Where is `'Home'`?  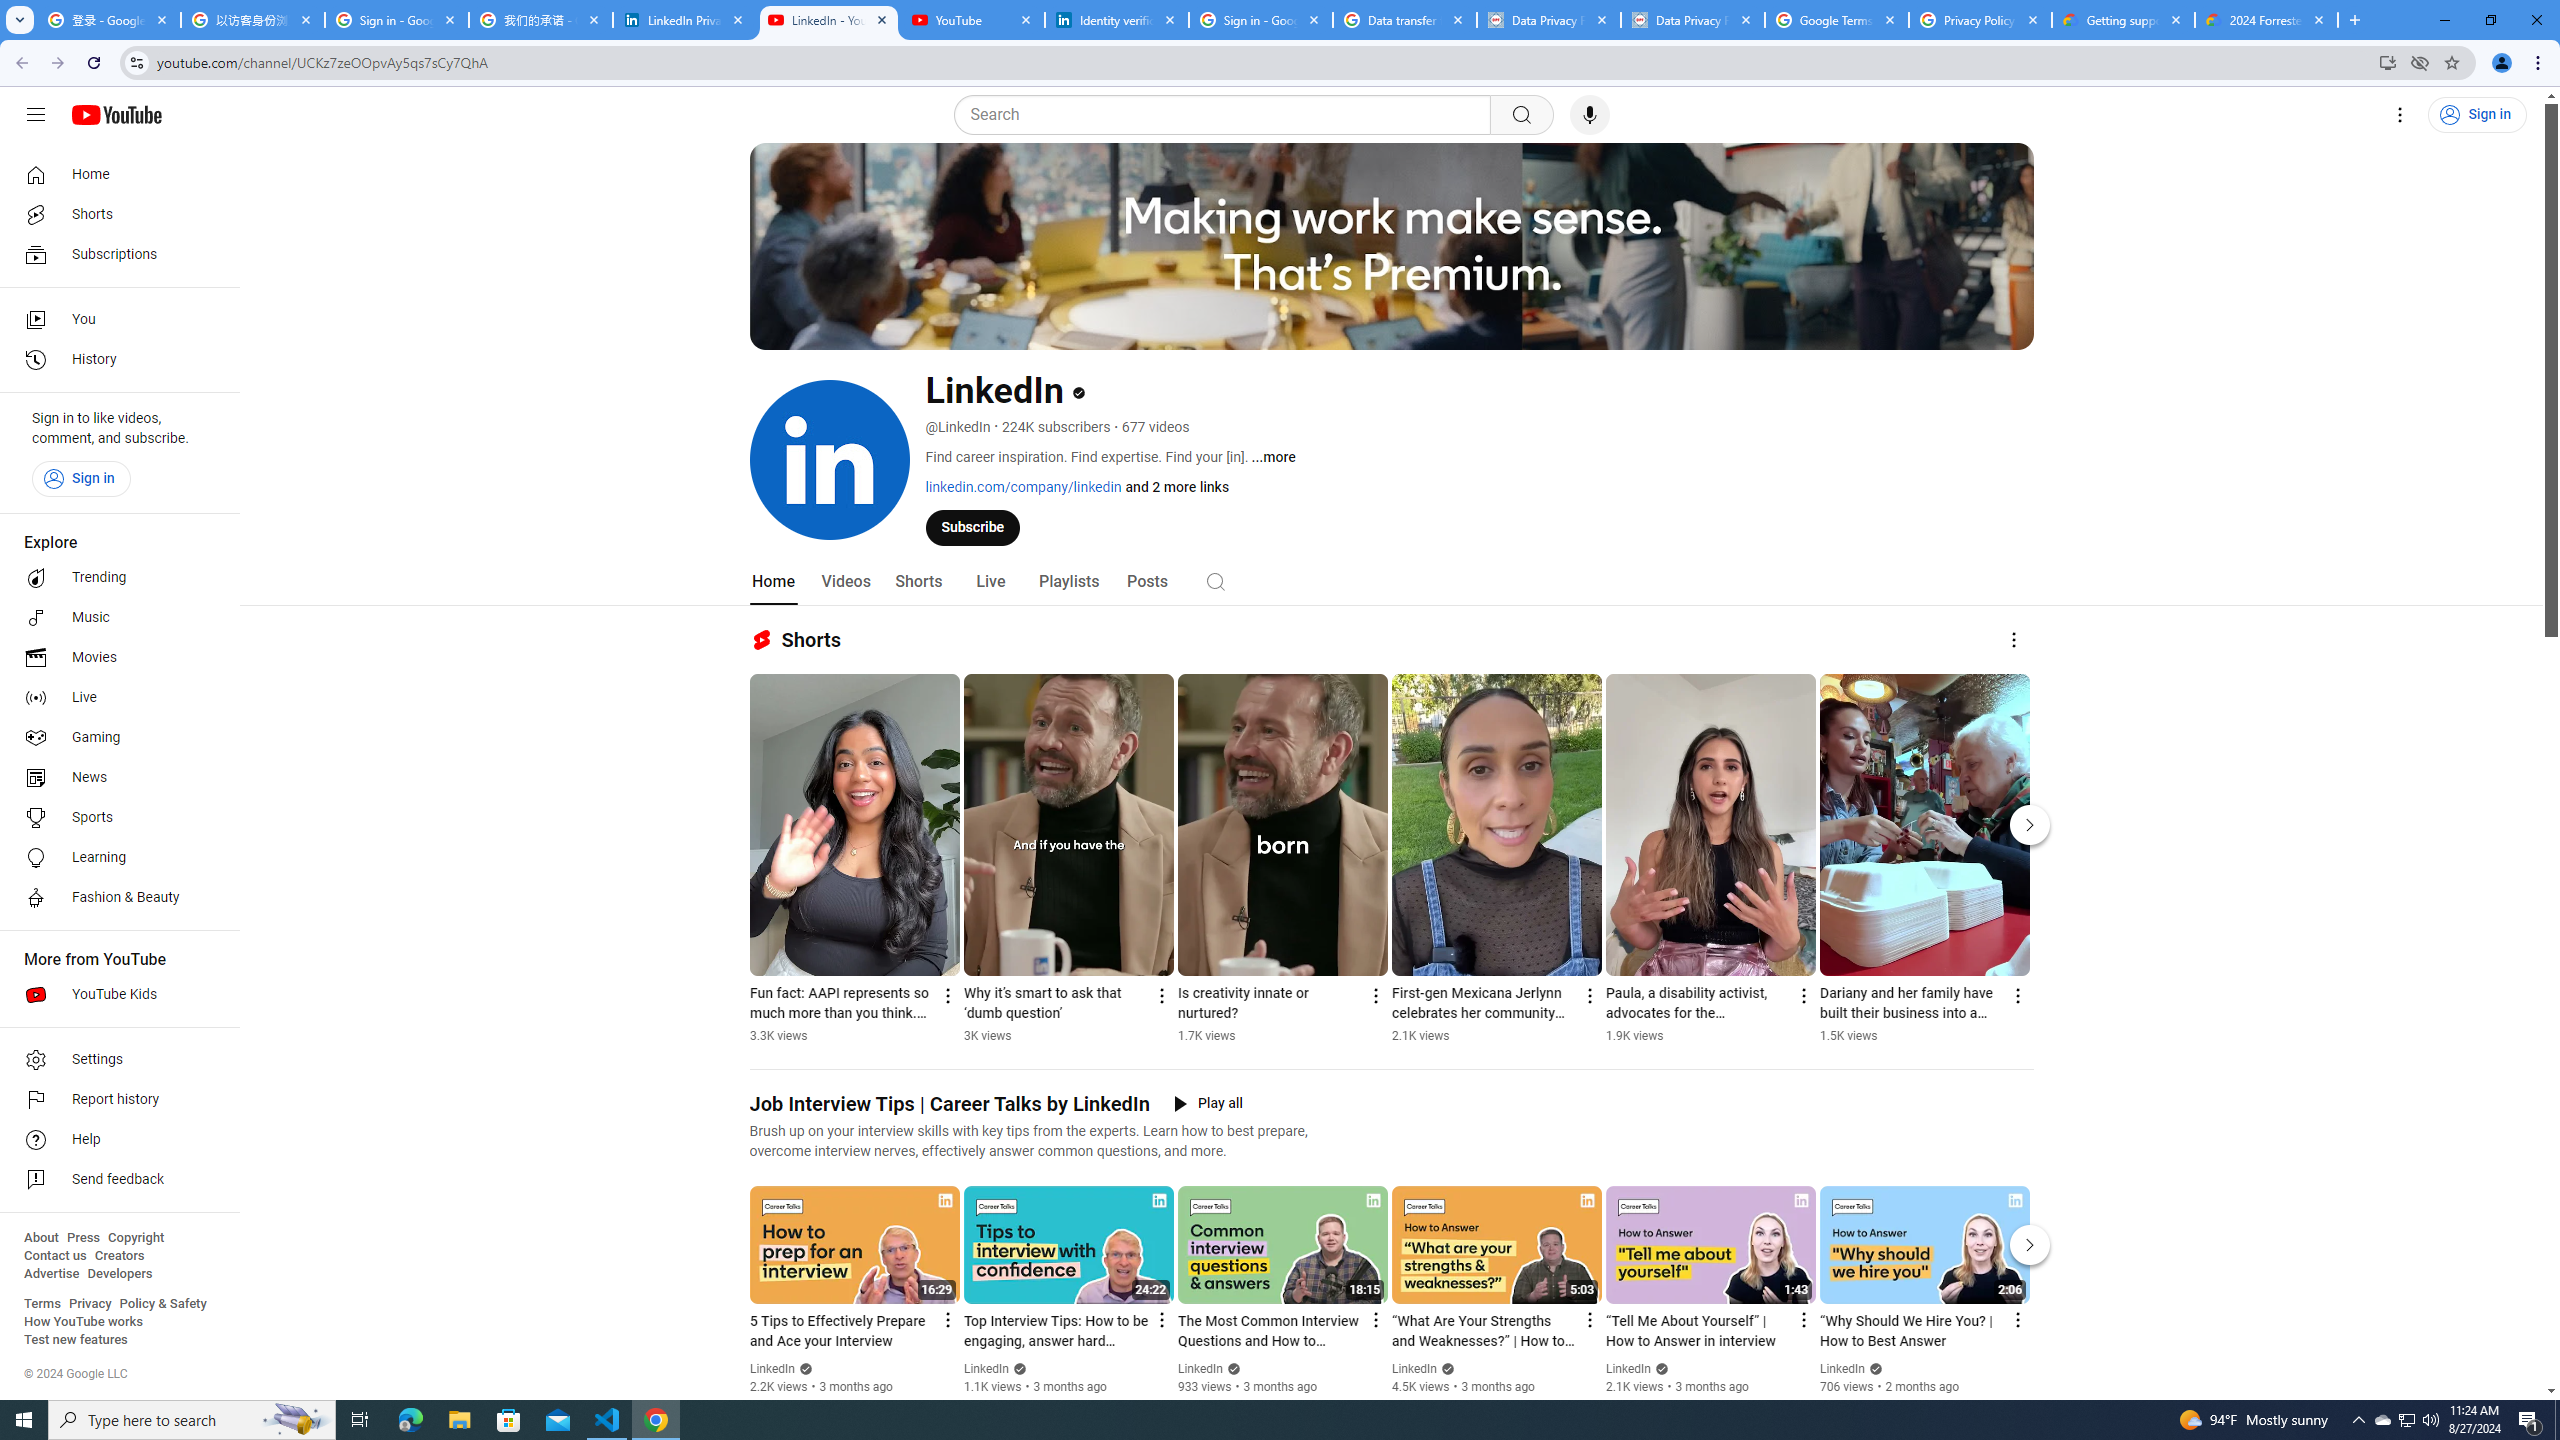 'Home' is located at coordinates (113, 173).